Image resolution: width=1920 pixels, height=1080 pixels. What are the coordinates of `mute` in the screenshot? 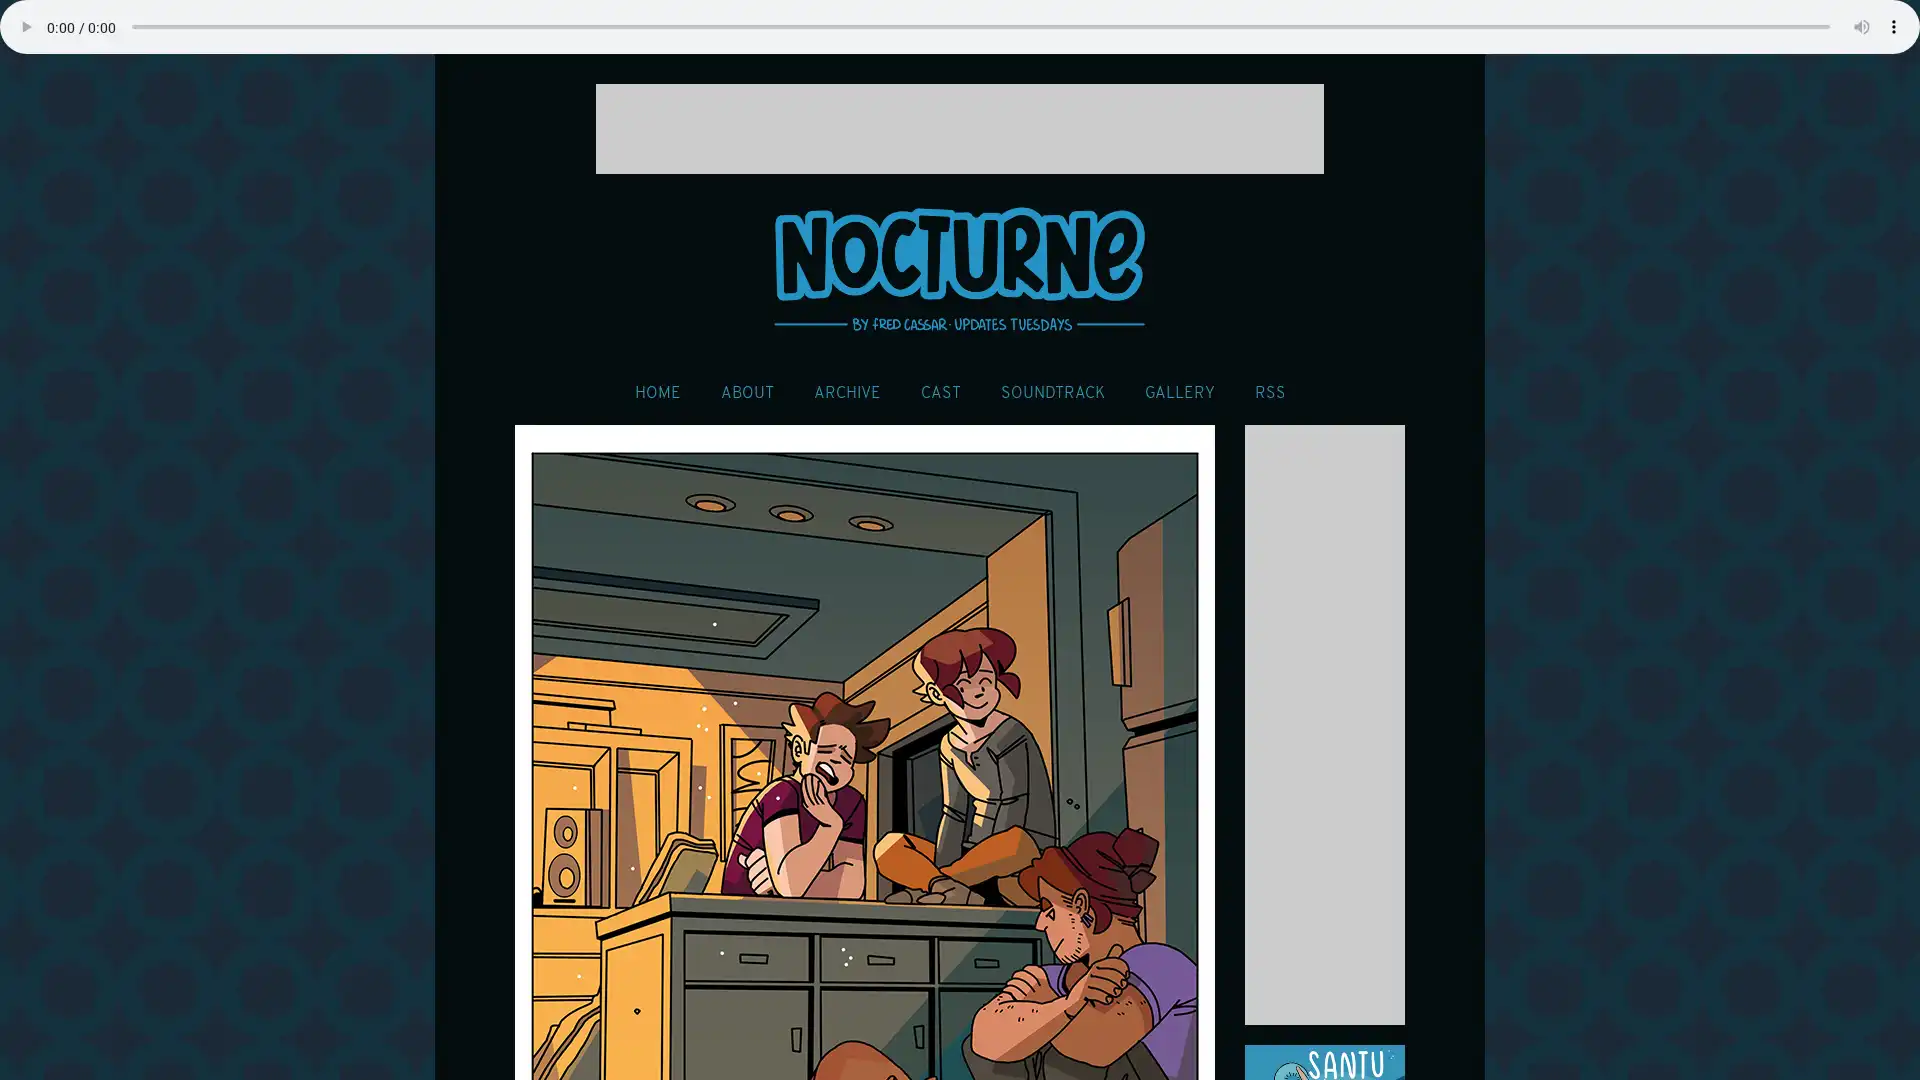 It's located at (1861, 27).